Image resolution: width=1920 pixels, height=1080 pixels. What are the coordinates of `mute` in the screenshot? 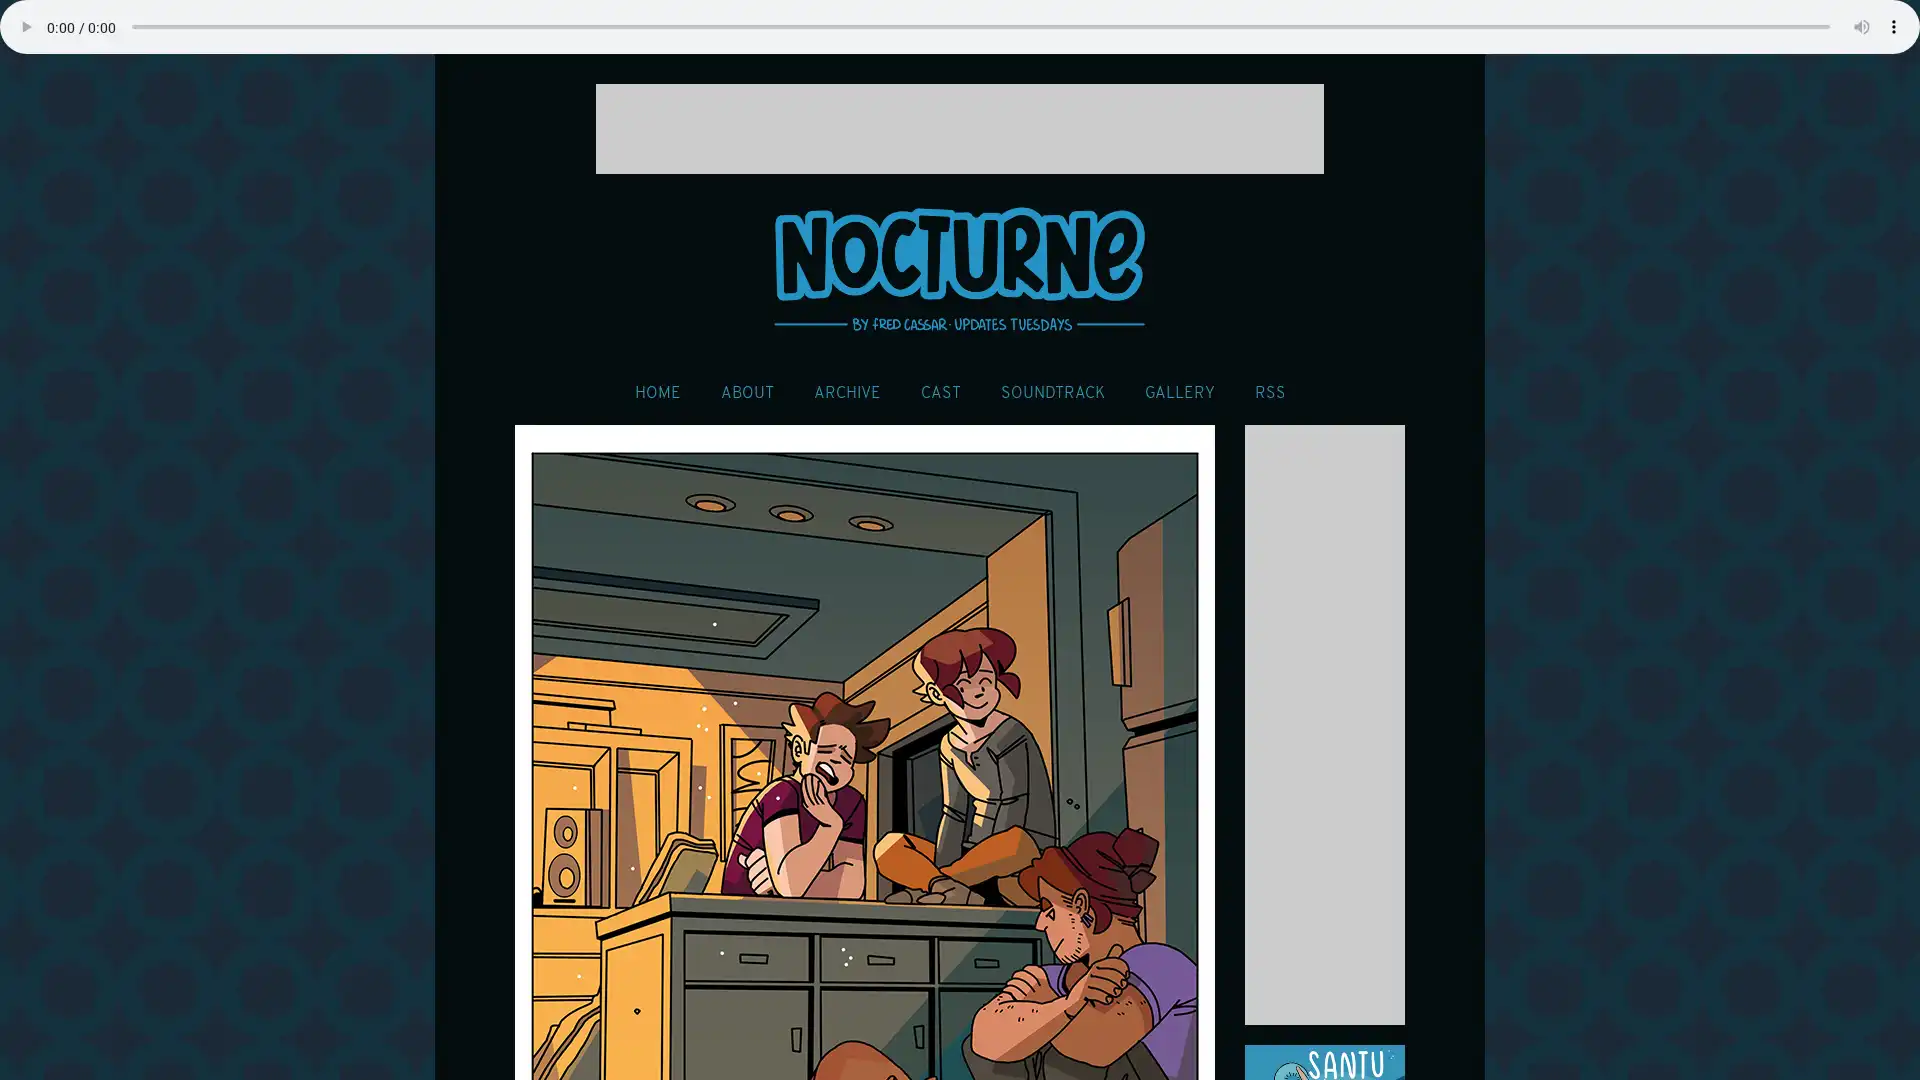 It's located at (1861, 27).